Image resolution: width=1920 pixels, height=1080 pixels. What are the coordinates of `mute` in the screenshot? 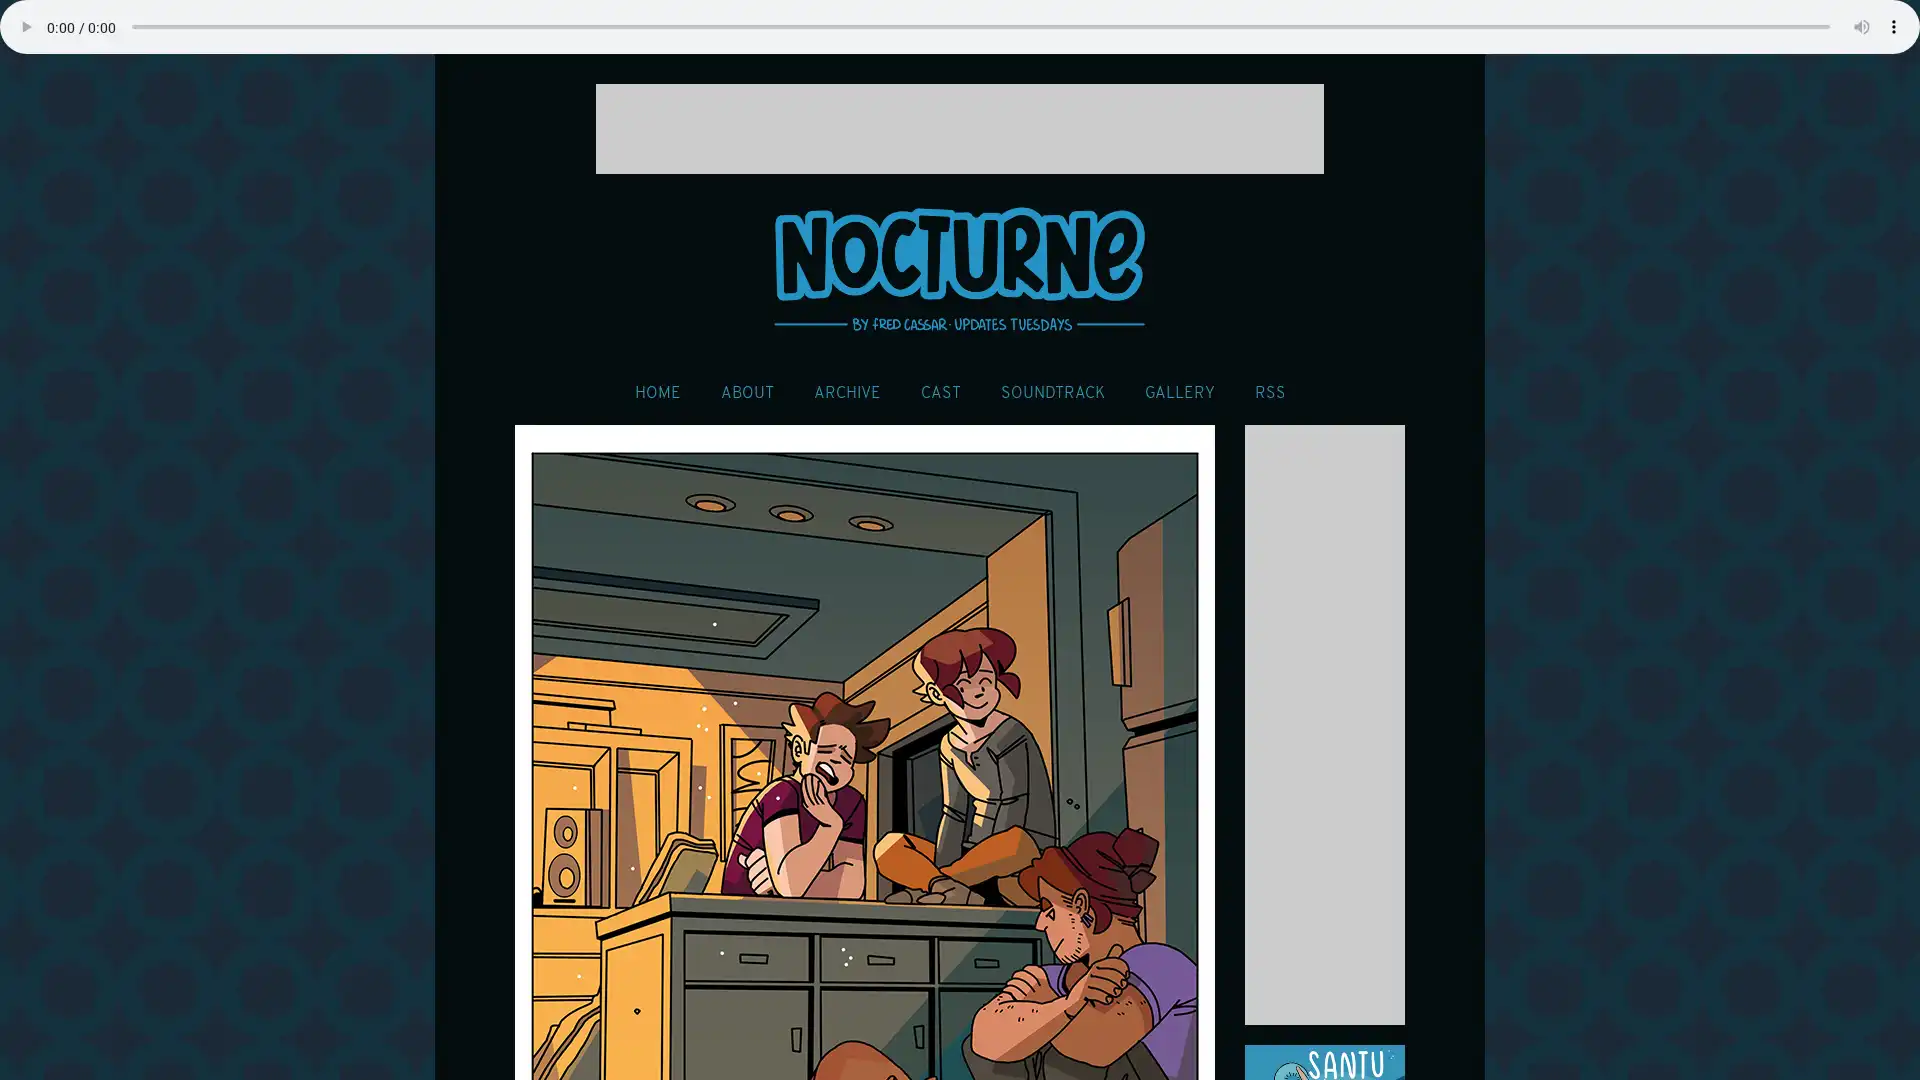 It's located at (1861, 27).